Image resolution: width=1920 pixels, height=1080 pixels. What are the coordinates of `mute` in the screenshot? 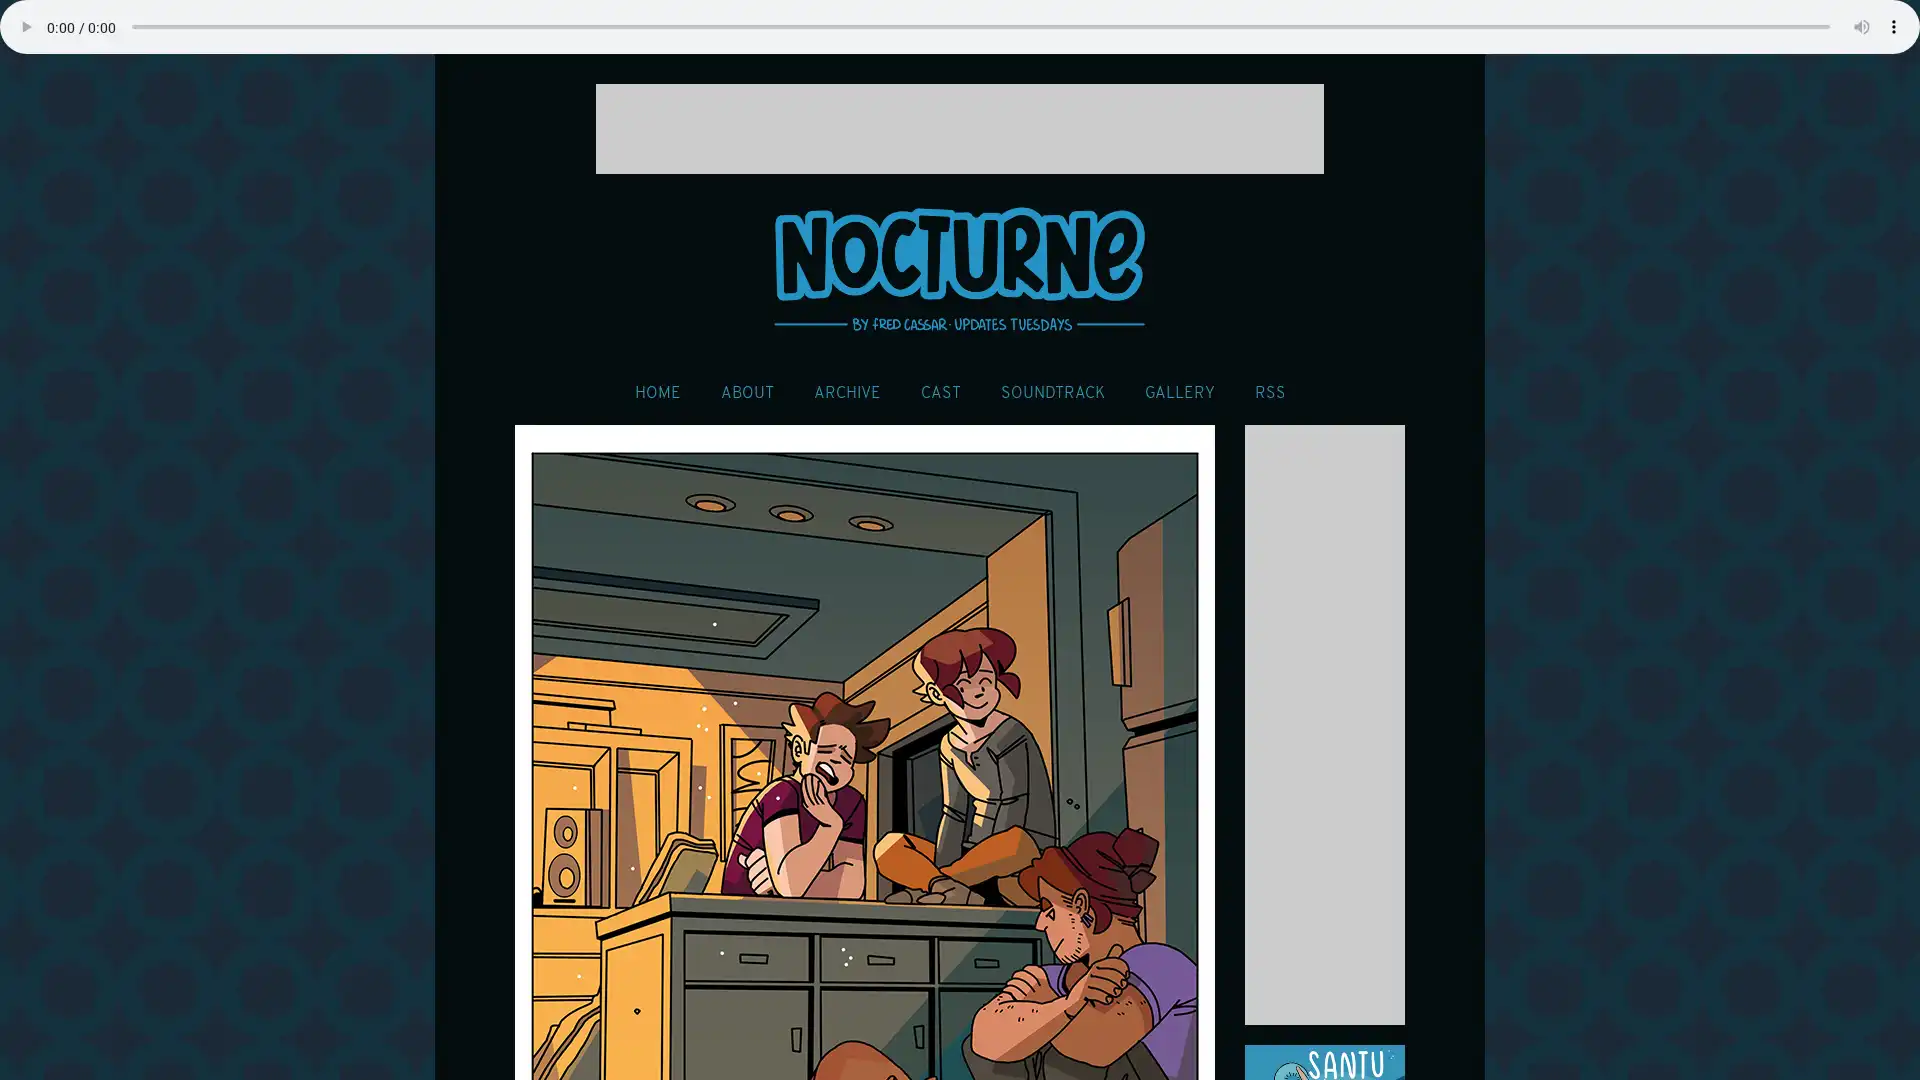 It's located at (1861, 27).